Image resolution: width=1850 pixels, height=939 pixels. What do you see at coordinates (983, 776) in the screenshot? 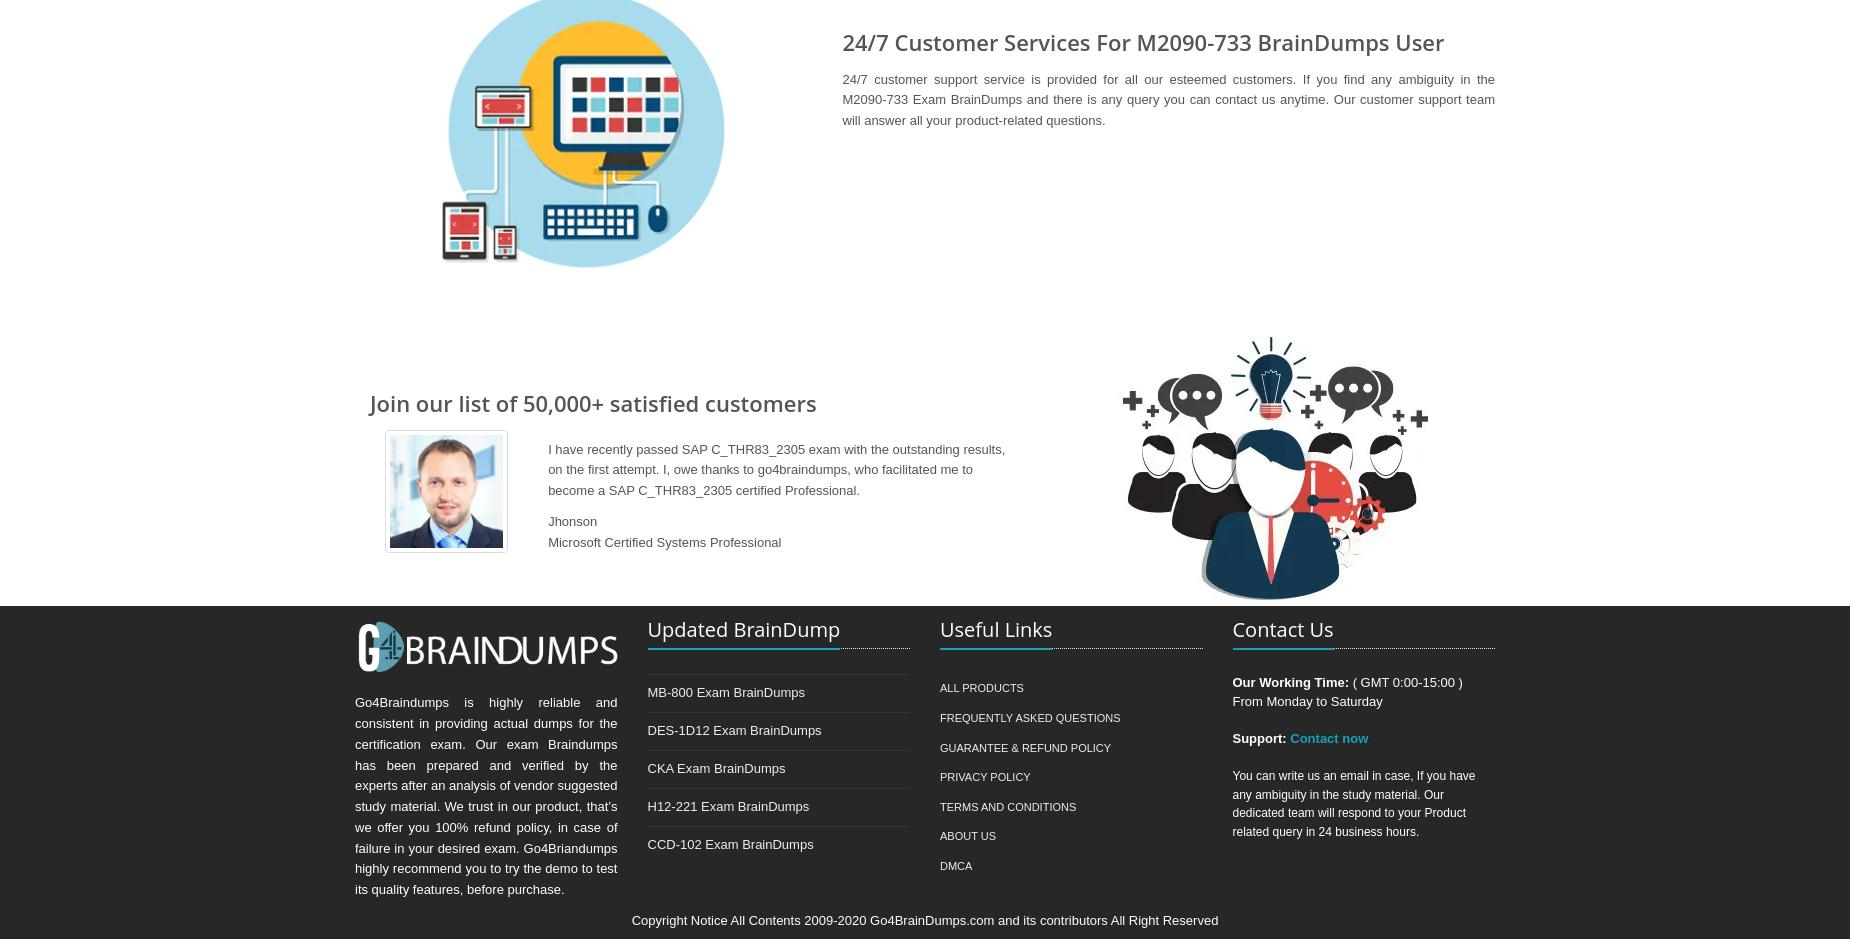
I see `'Privacy Policy'` at bounding box center [983, 776].